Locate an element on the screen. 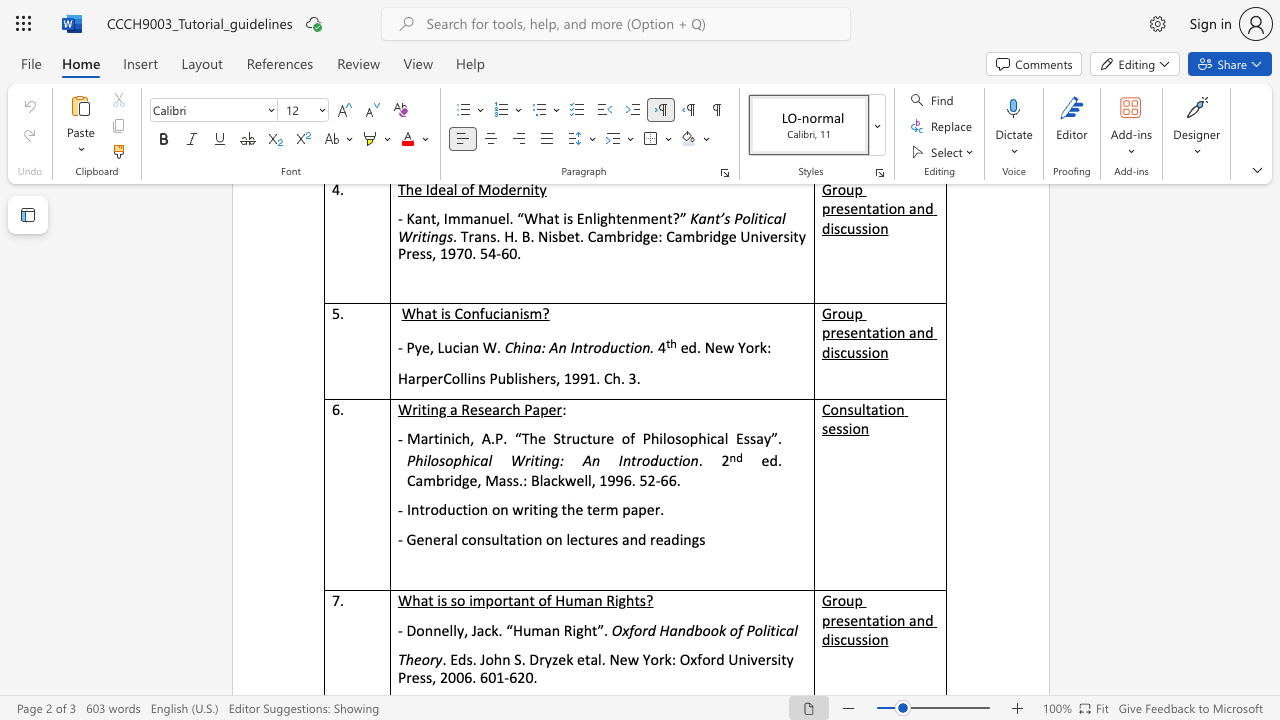 The width and height of the screenshot is (1280, 720). the subset text "Paper" within the text "Writing a Research Paper" is located at coordinates (524, 408).